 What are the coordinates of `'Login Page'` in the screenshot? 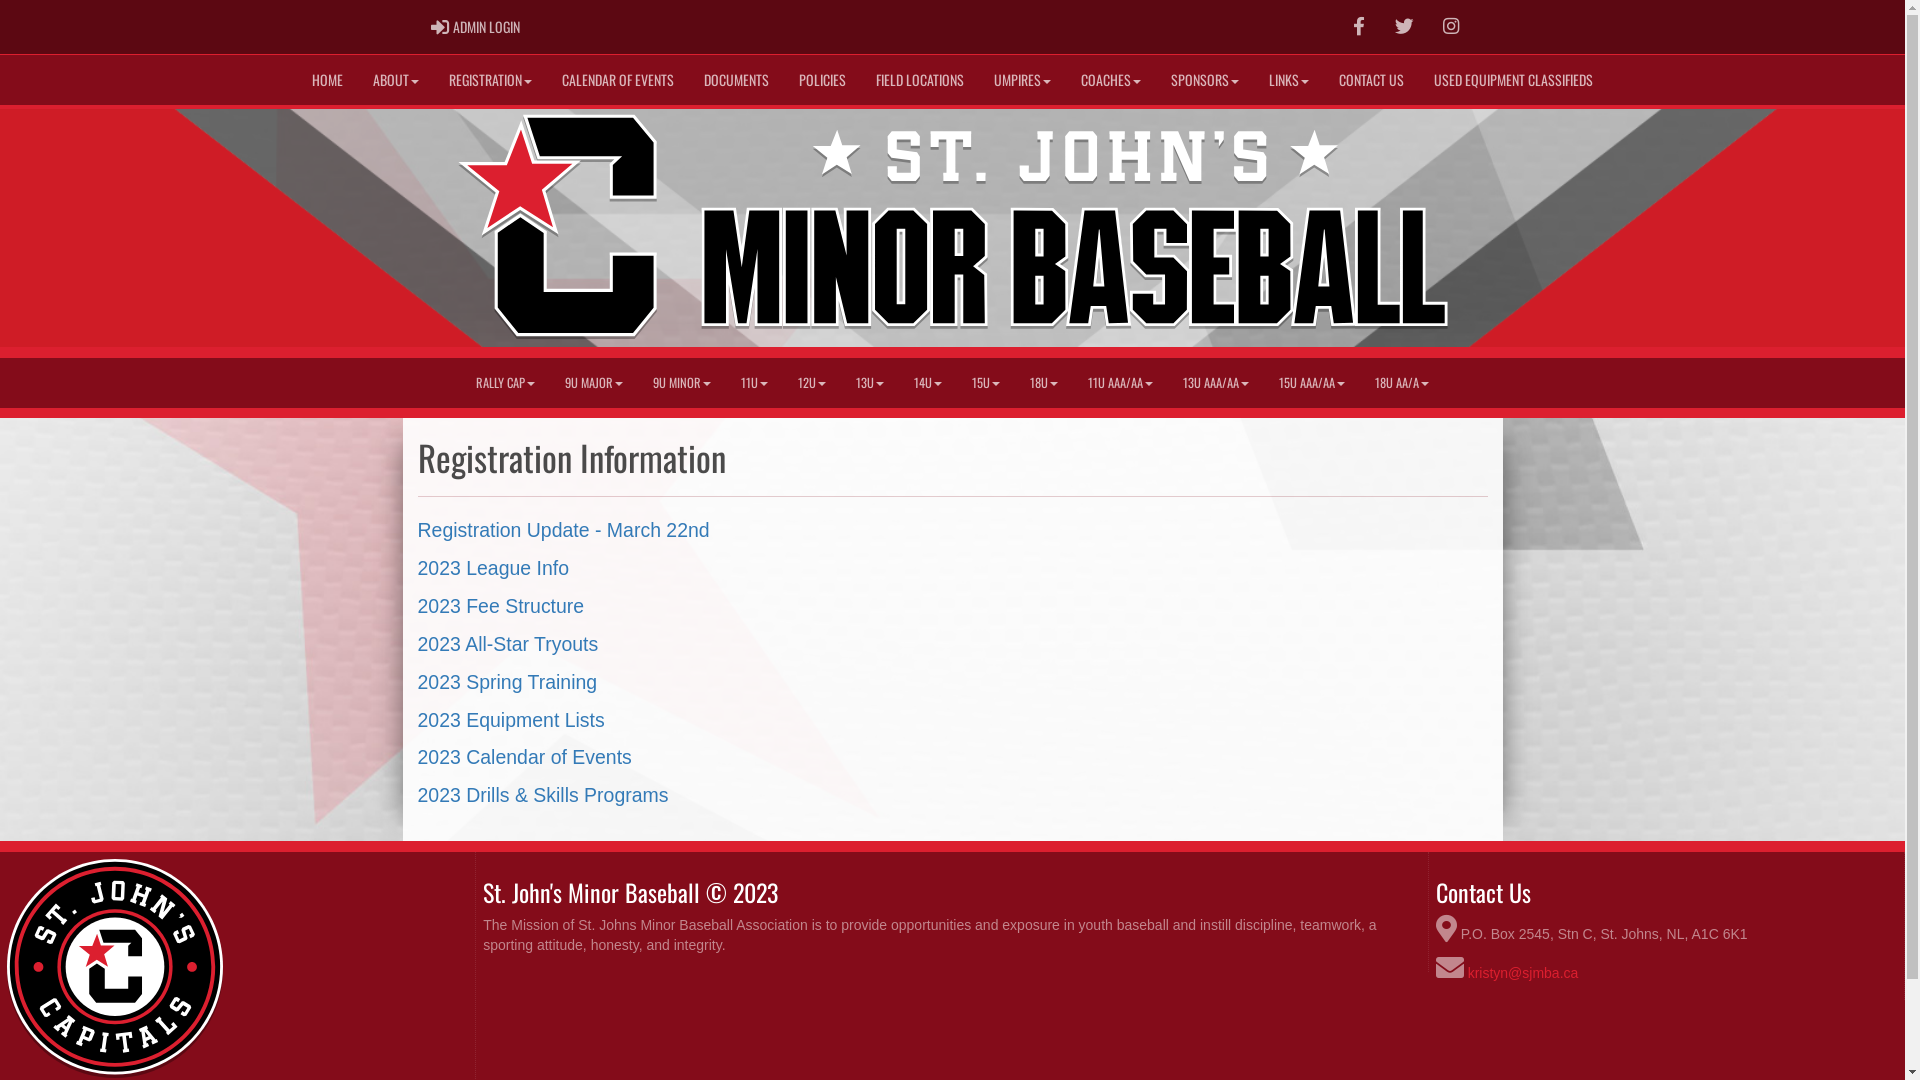 It's located at (438, 27).